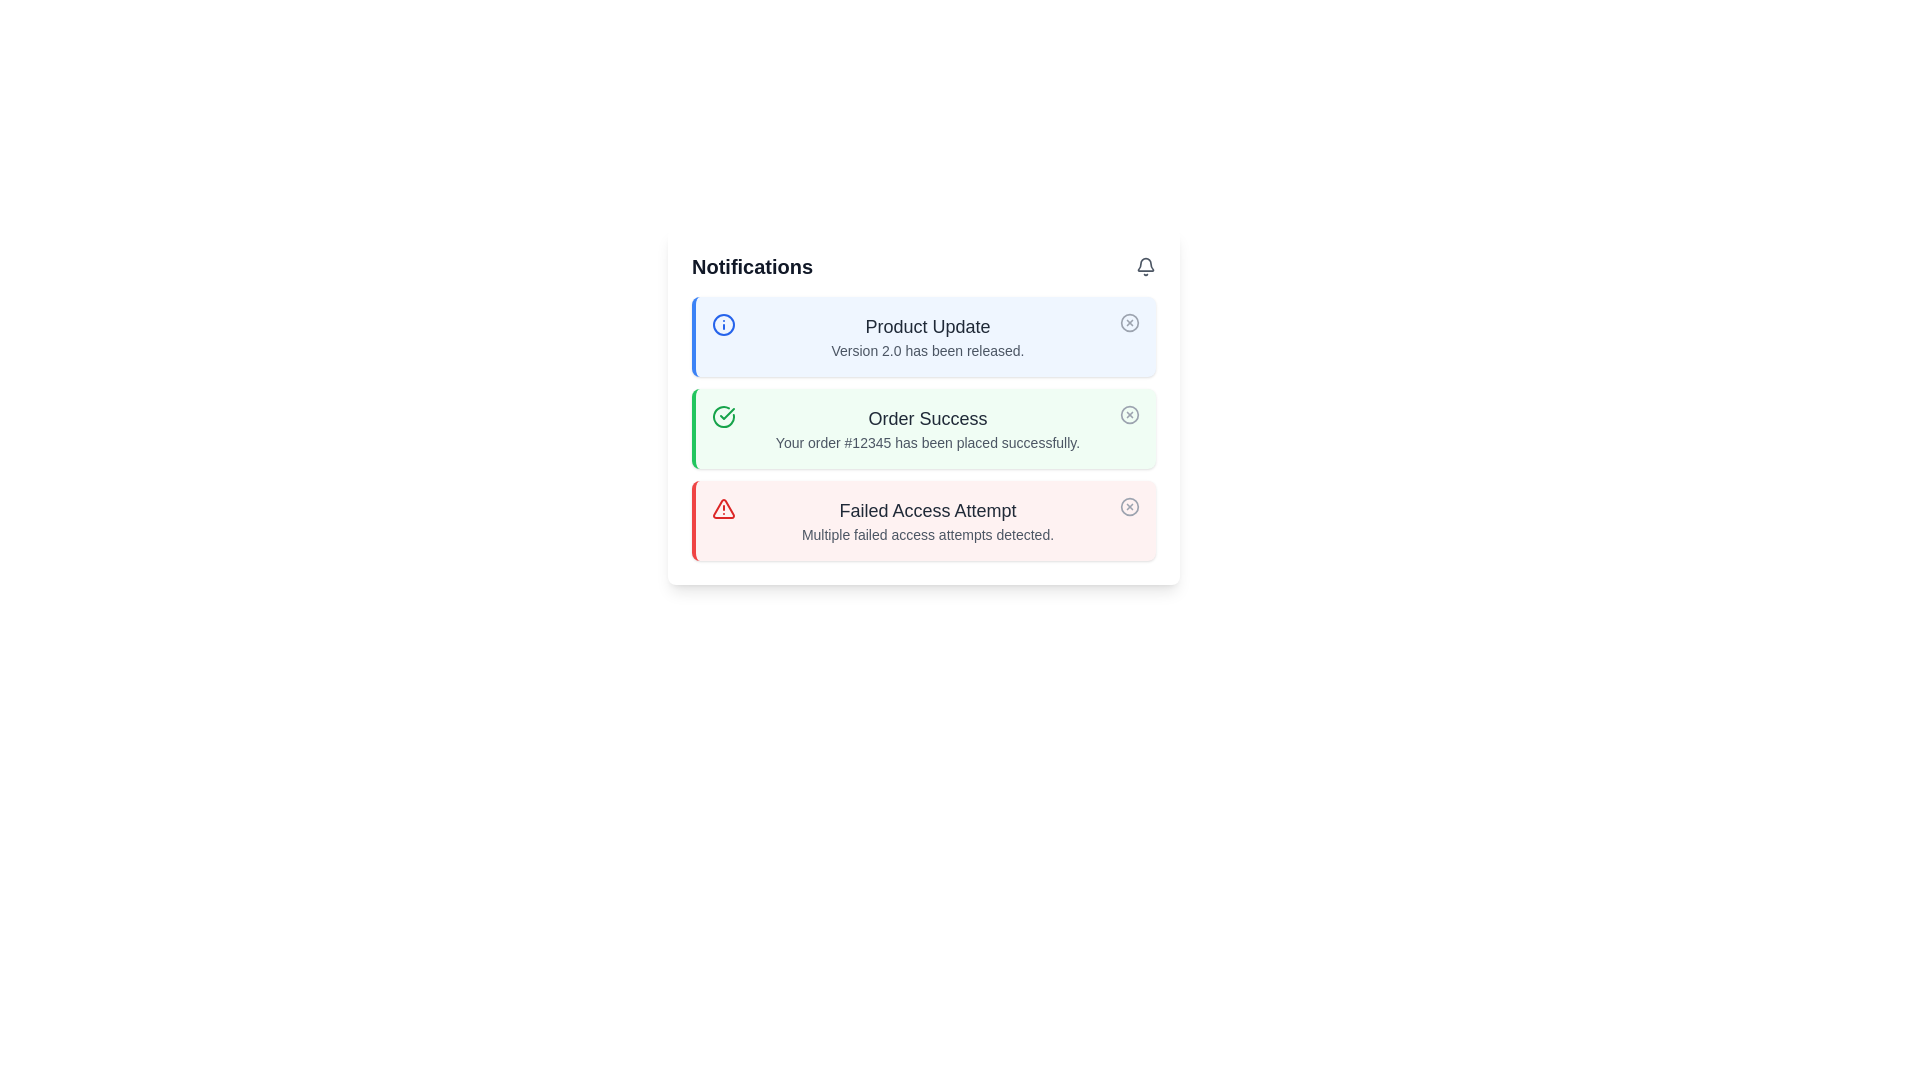 The width and height of the screenshot is (1920, 1080). Describe the element at coordinates (926, 350) in the screenshot. I see `the static text label that informs the user about the release of version 2.0 of the product, located under the title 'Product Update' in the notification card` at that location.